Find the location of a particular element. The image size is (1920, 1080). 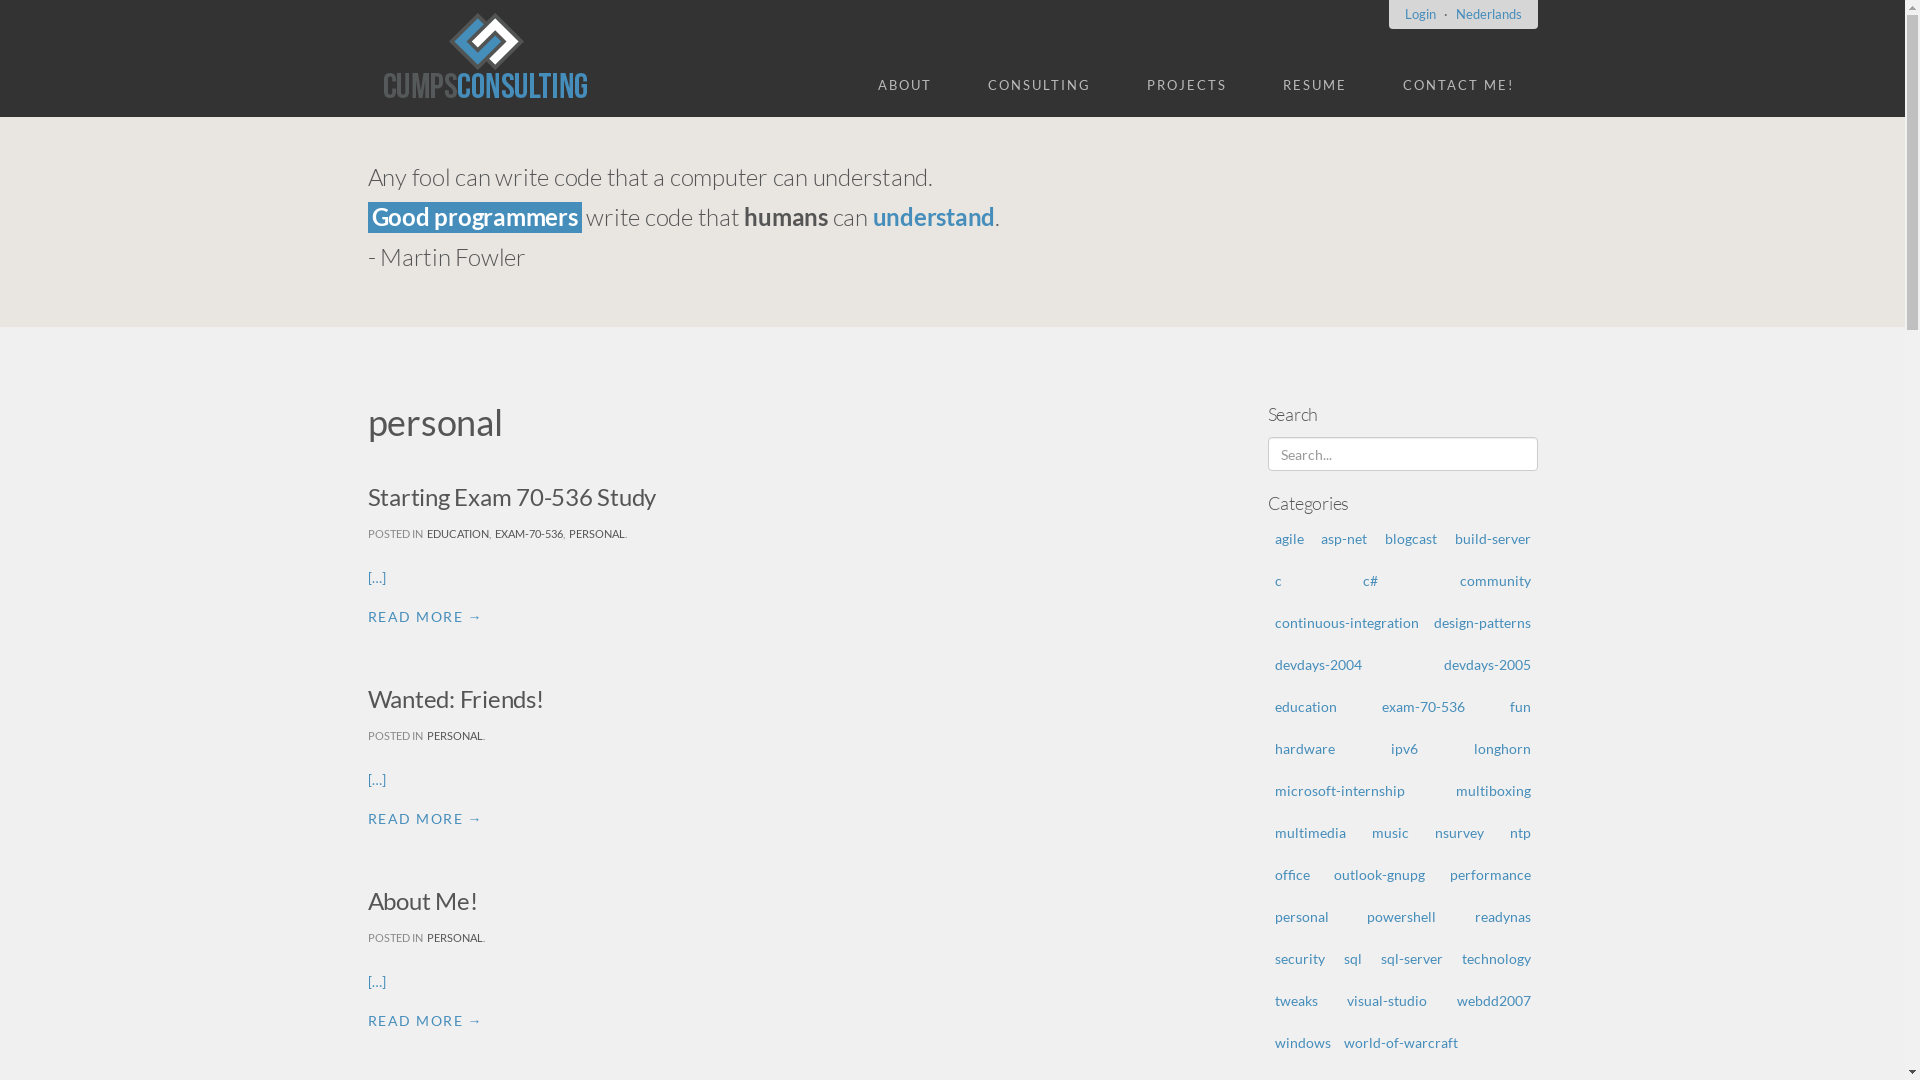

'world-of-warcraft' is located at coordinates (1400, 1041).